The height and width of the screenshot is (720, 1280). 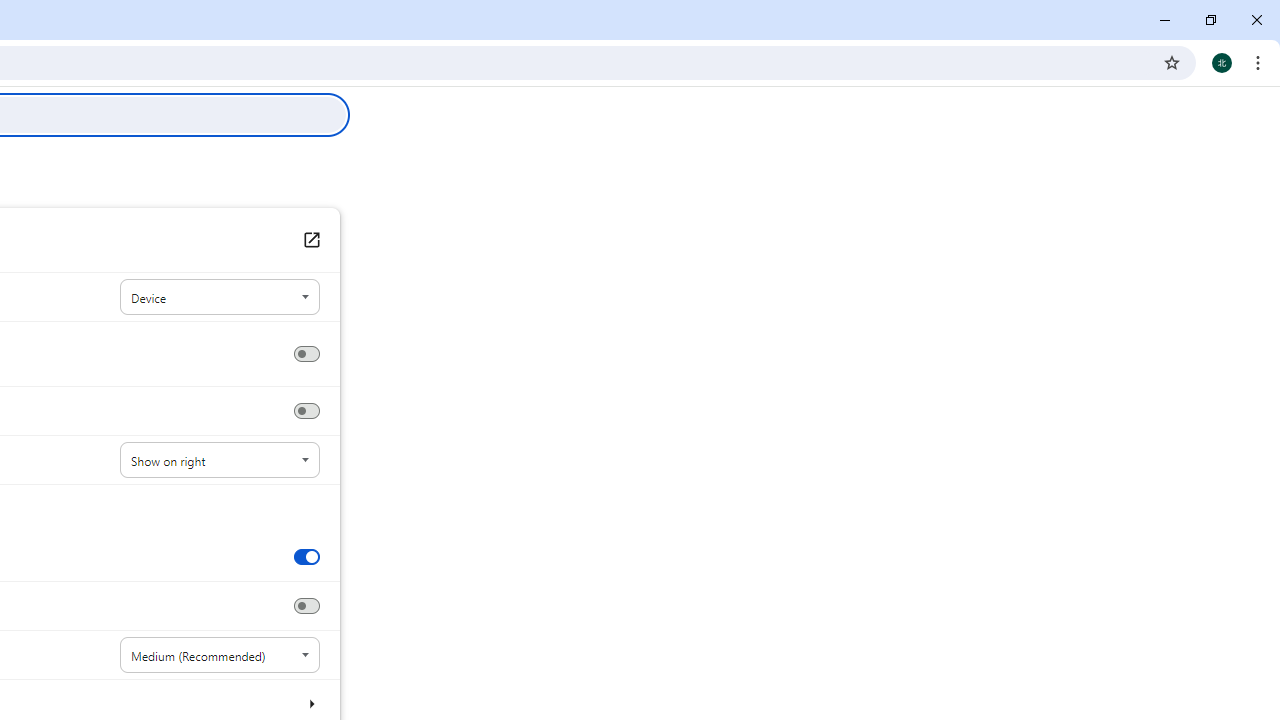 I want to click on 'Restore', so click(x=1209, y=20).